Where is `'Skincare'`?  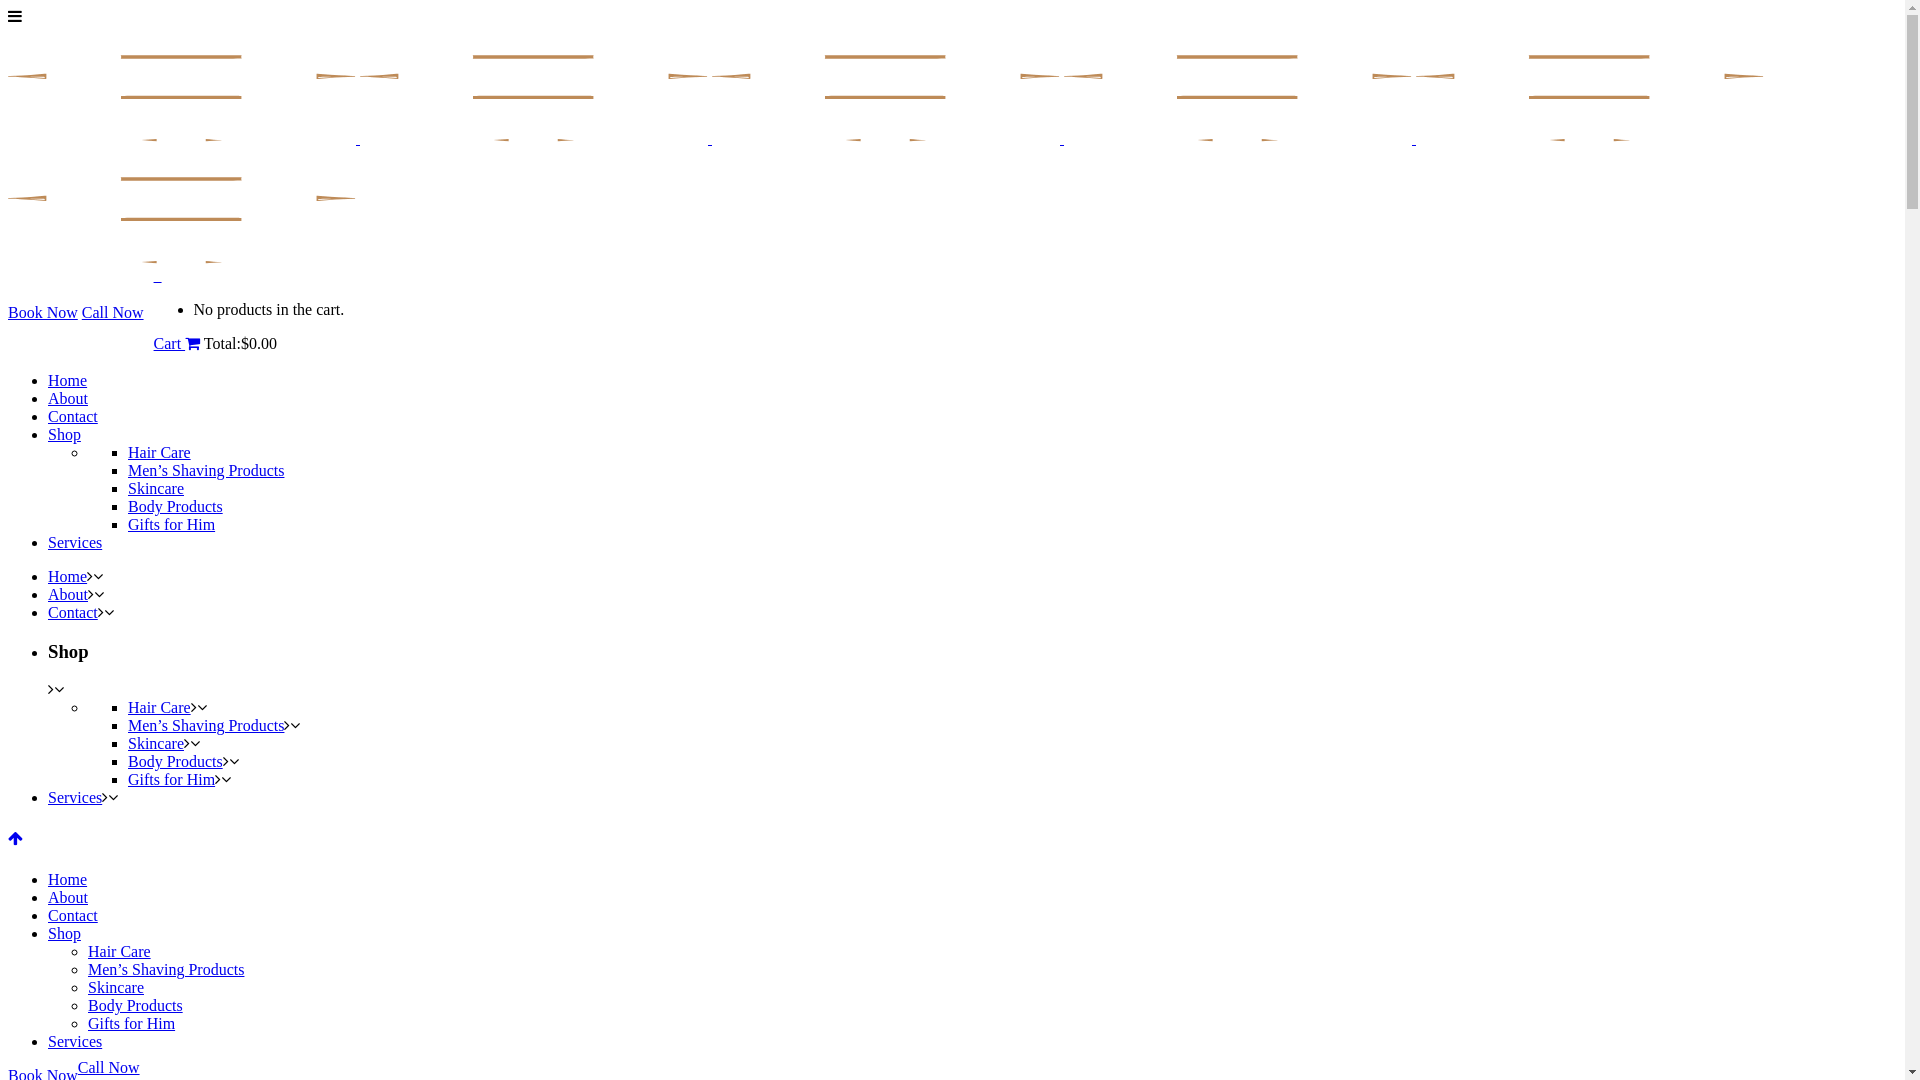 'Skincare' is located at coordinates (86, 986).